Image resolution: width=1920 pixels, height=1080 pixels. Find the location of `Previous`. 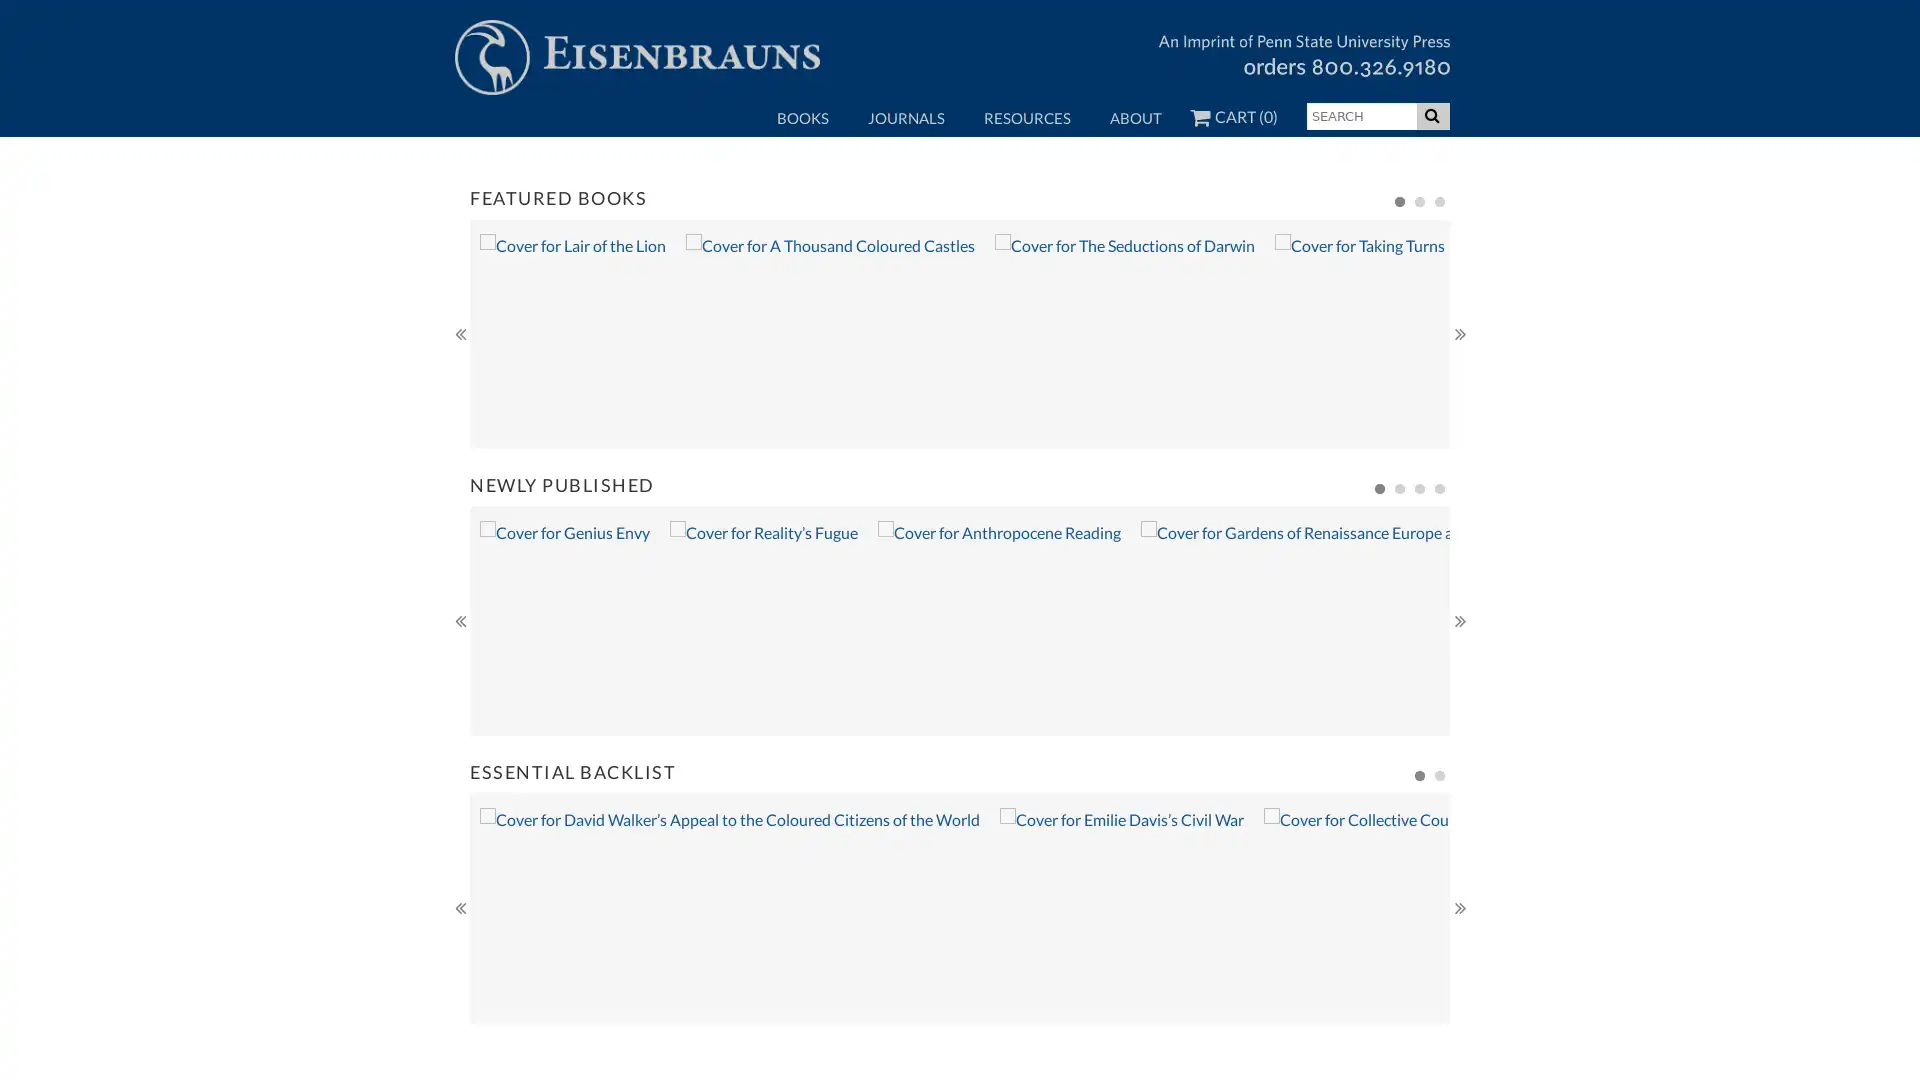

Previous is located at coordinates (459, 333).